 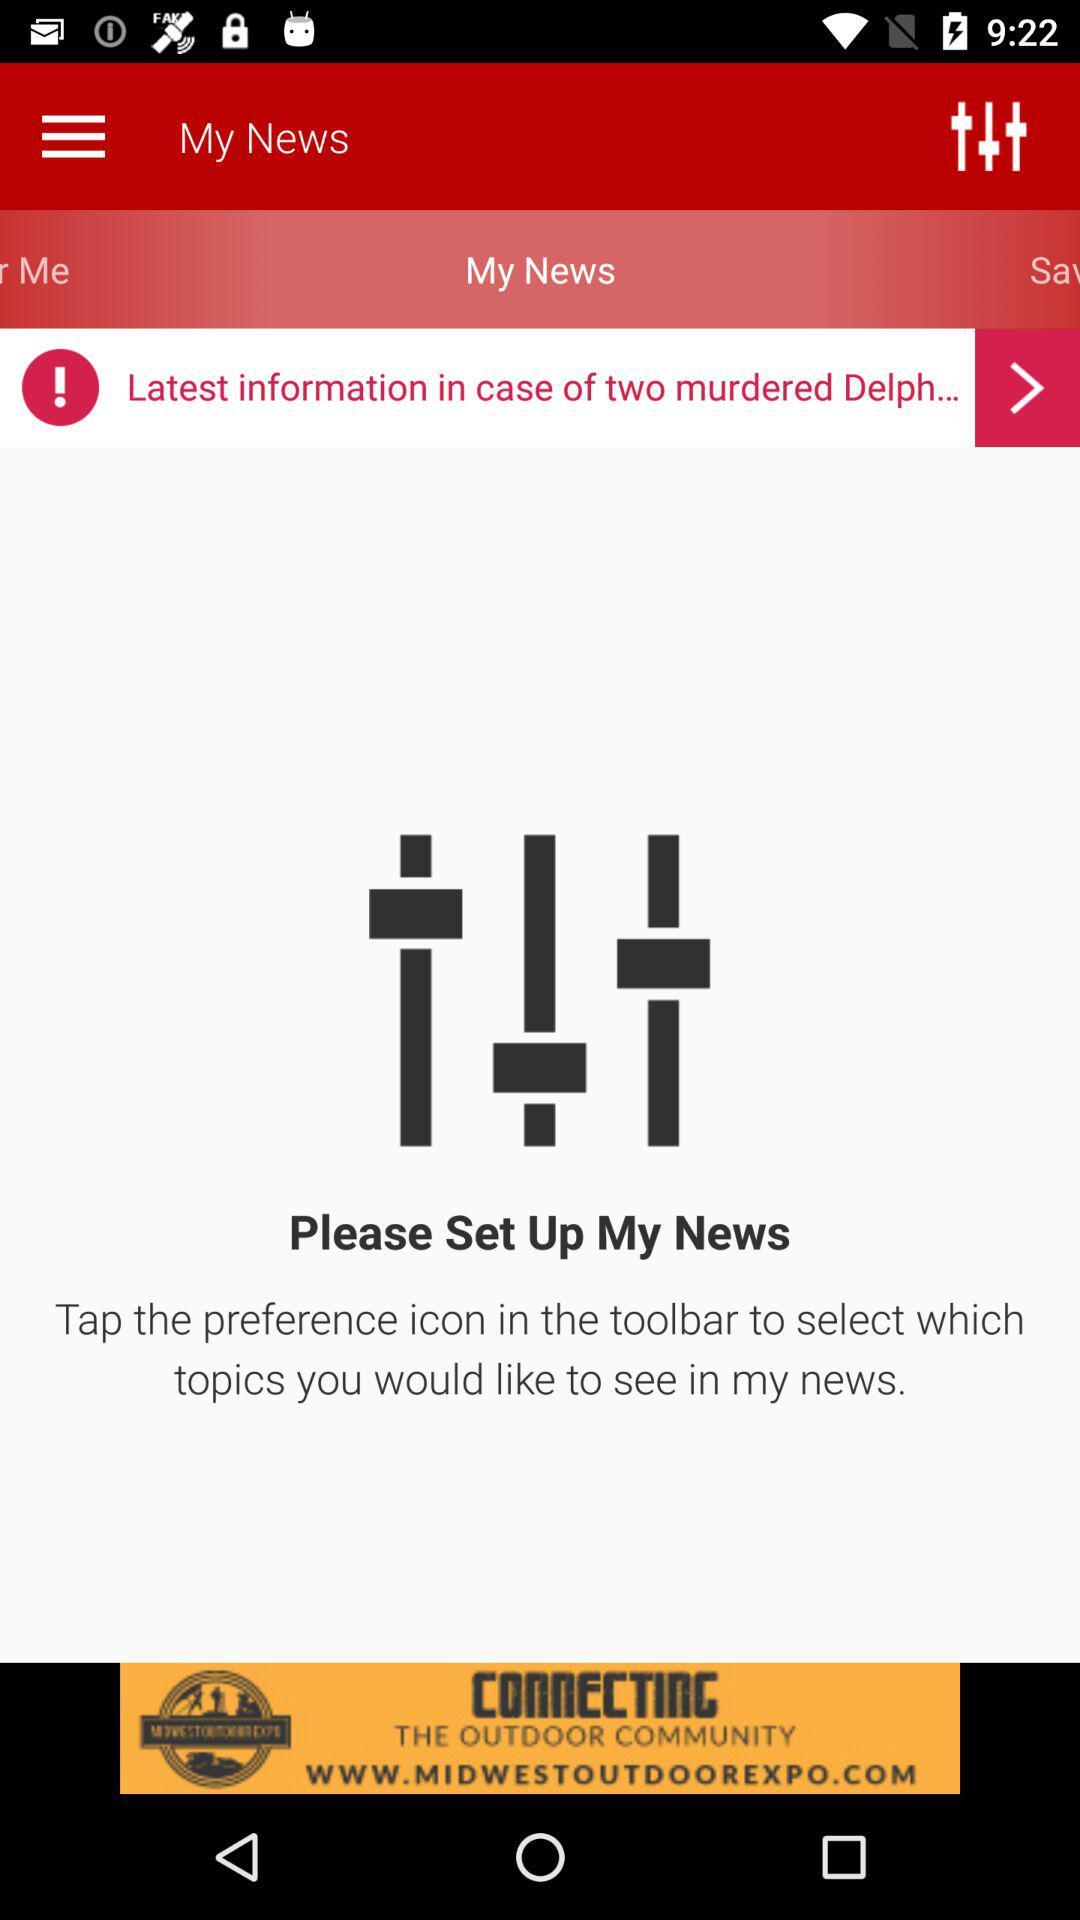 I want to click on click settings, so click(x=987, y=135).